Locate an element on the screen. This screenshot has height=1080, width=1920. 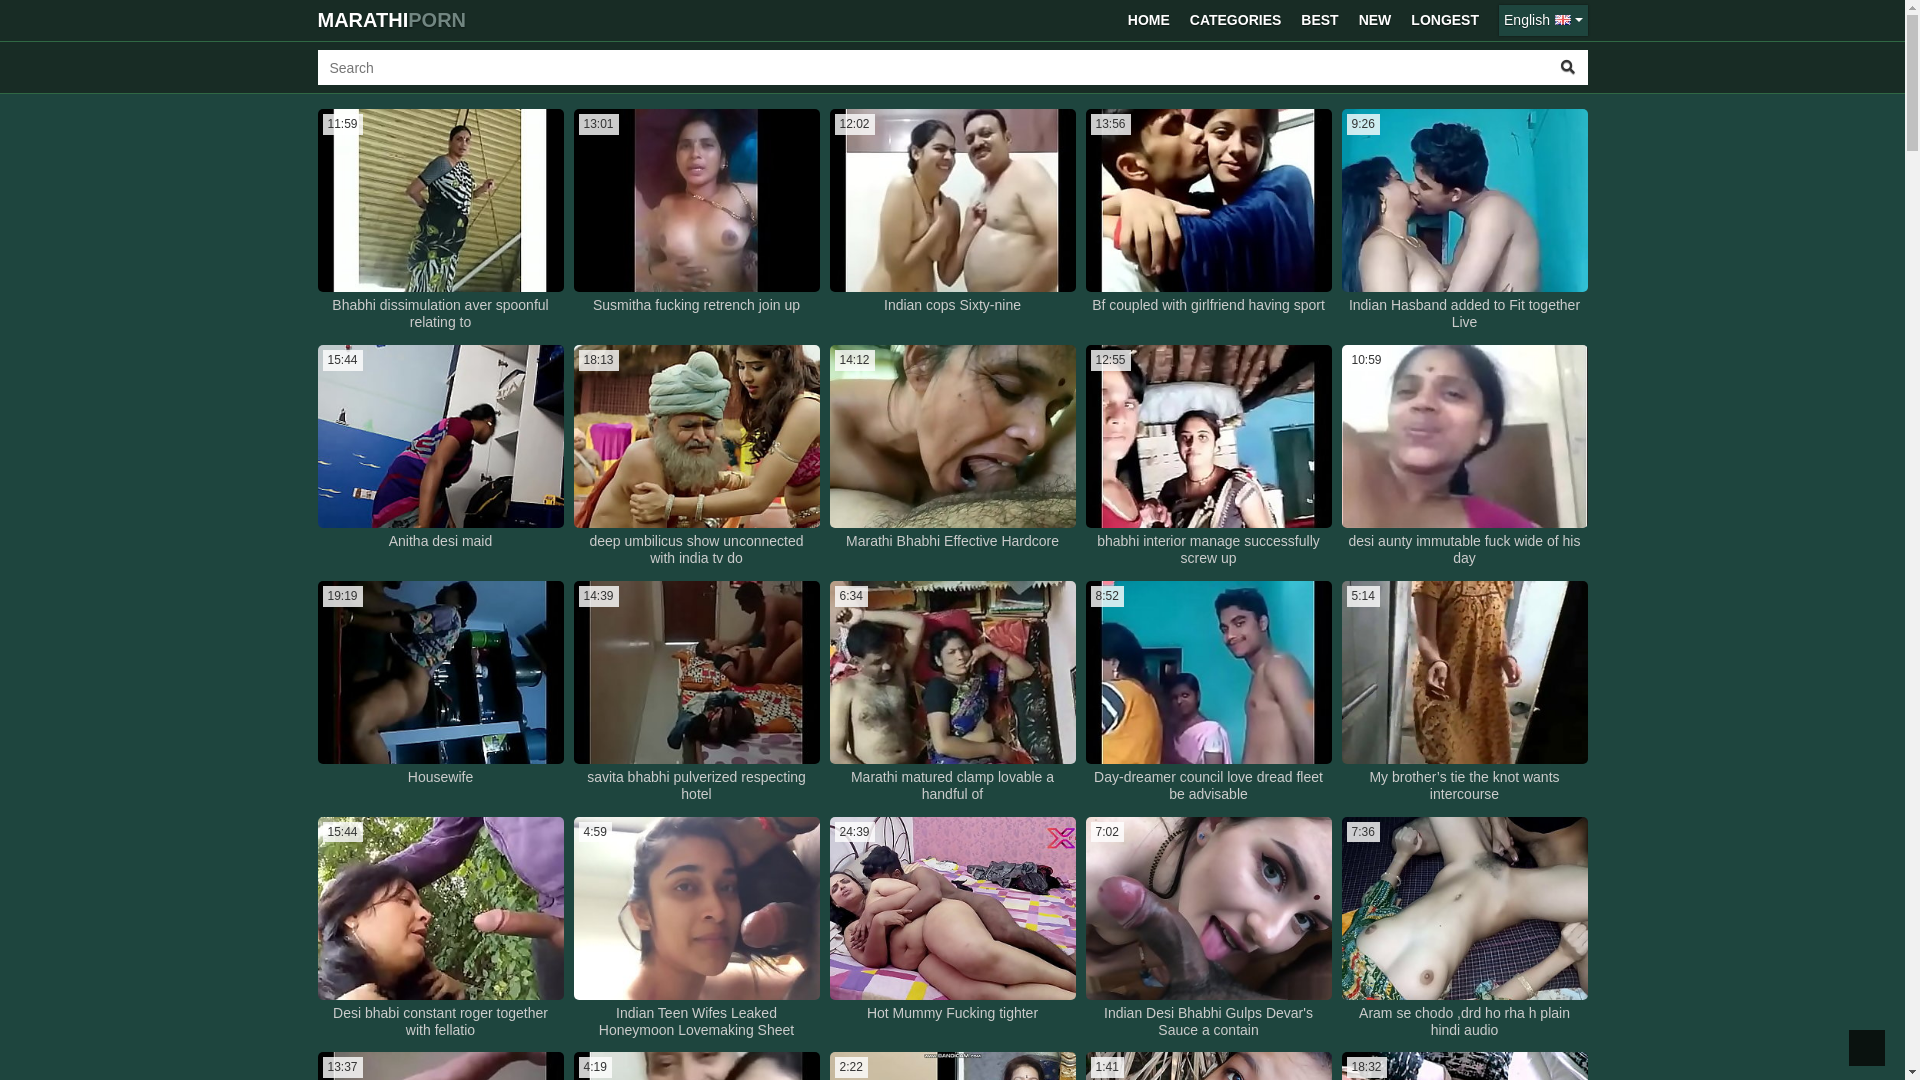
'HOME' is located at coordinates (1118, 20).